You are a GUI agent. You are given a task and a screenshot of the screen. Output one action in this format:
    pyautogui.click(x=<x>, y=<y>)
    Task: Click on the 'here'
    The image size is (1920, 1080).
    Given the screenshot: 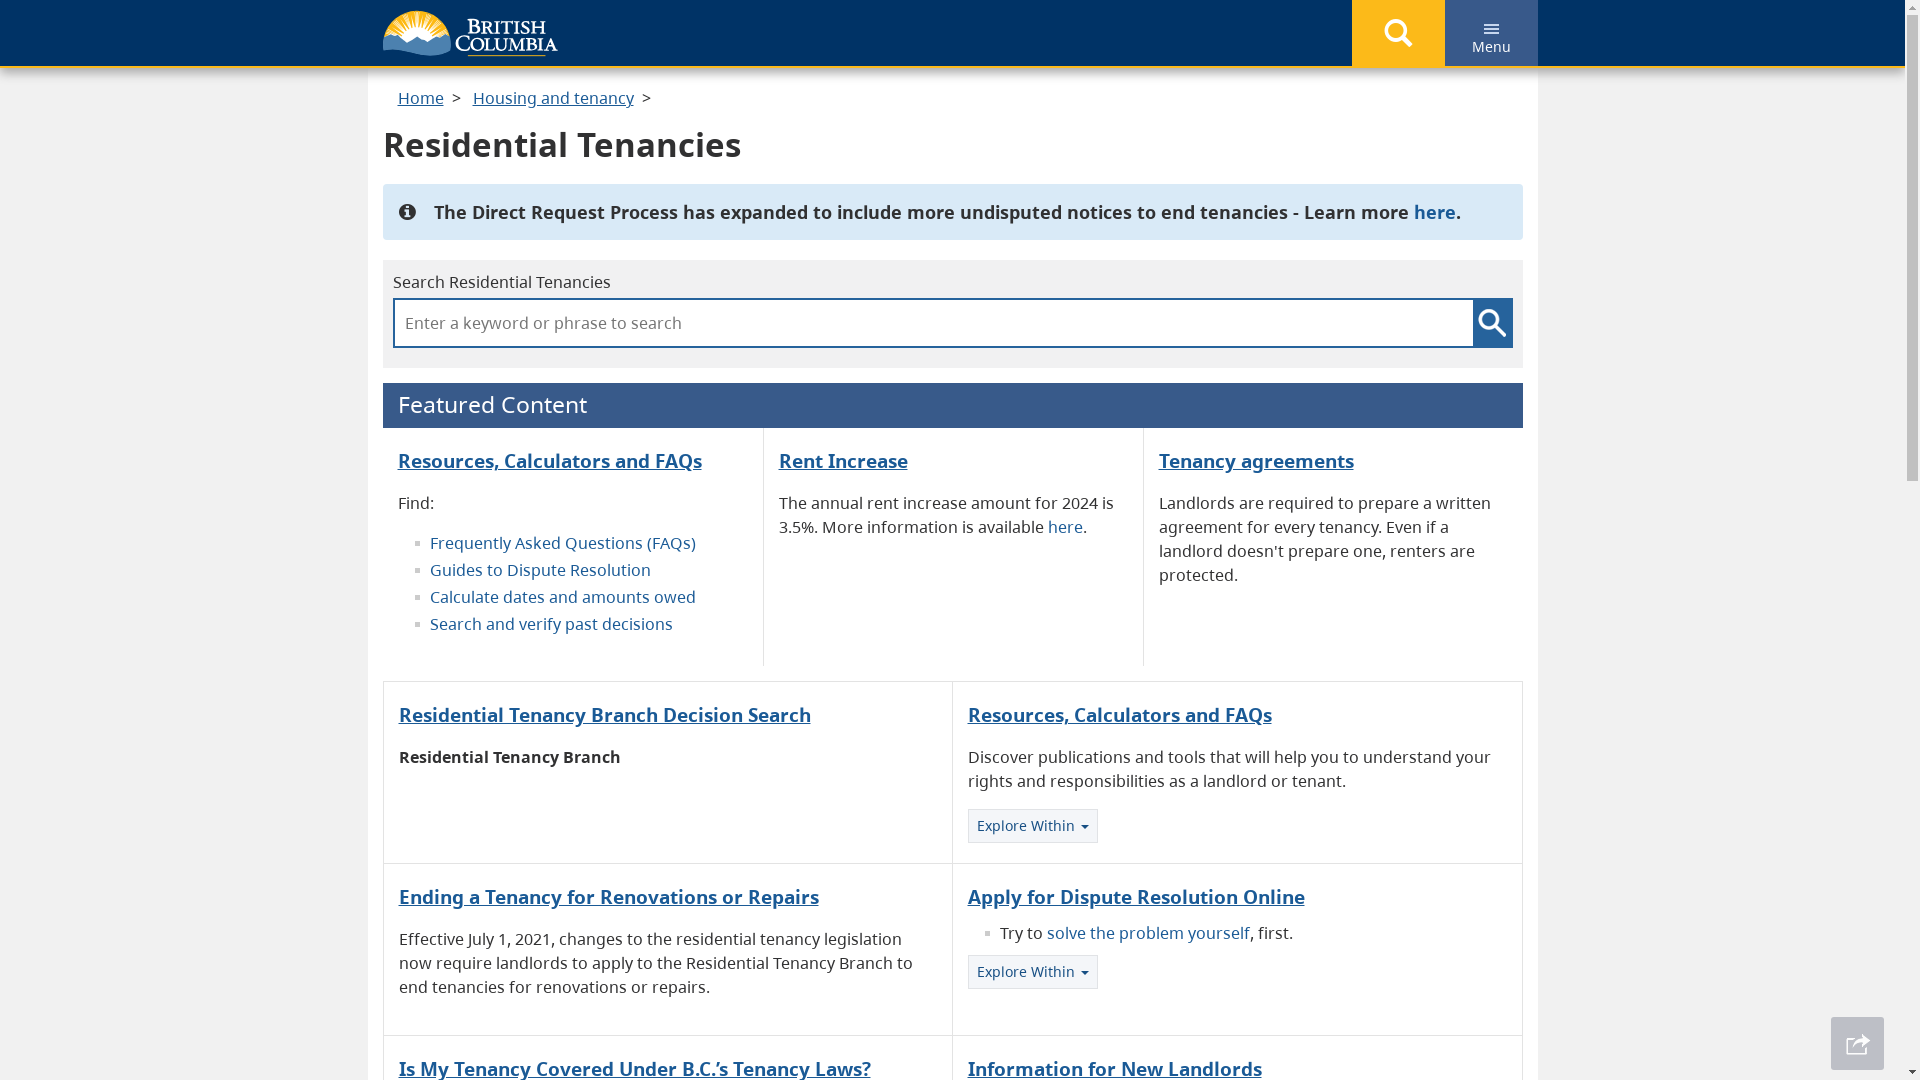 What is the action you would take?
    pyautogui.click(x=1064, y=526)
    